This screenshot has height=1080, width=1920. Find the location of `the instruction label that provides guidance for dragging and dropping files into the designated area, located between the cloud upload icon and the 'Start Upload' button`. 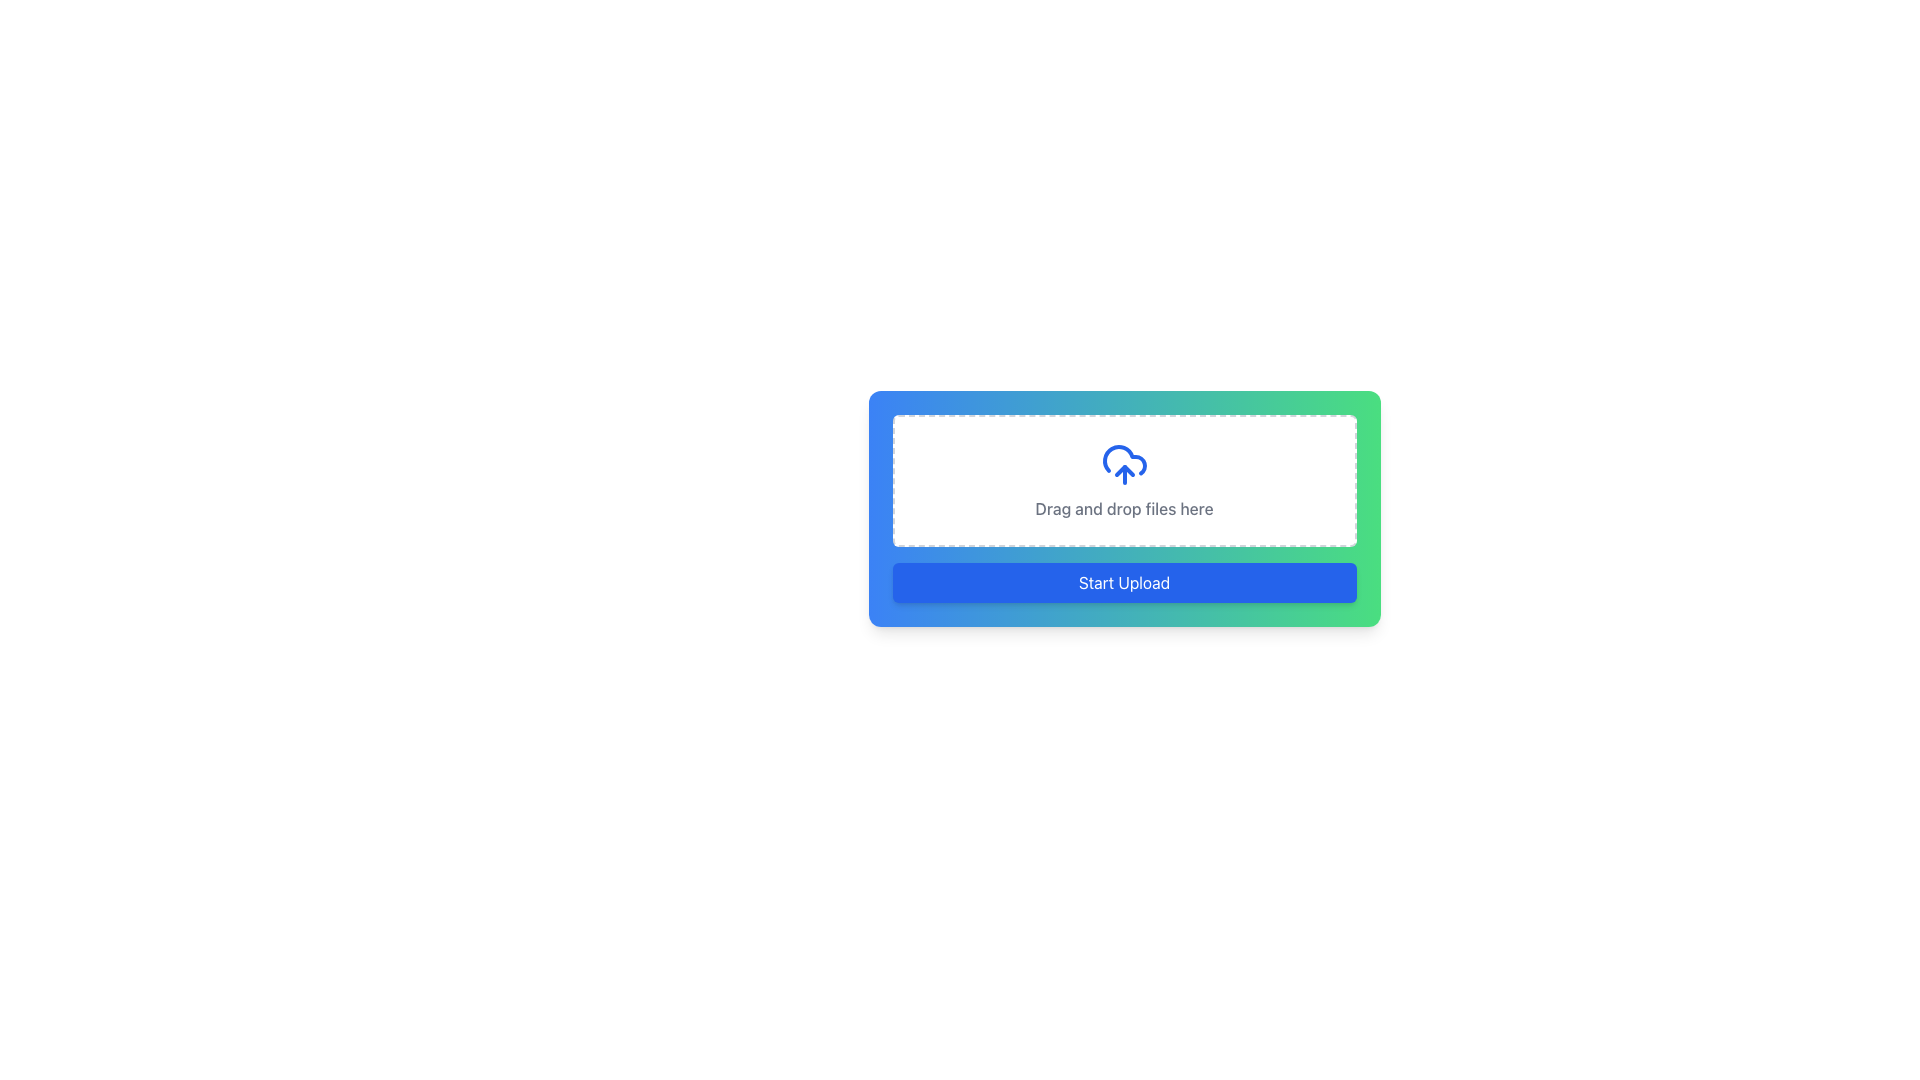

the instruction label that provides guidance for dragging and dropping files into the designated area, located between the cloud upload icon and the 'Start Upload' button is located at coordinates (1124, 508).